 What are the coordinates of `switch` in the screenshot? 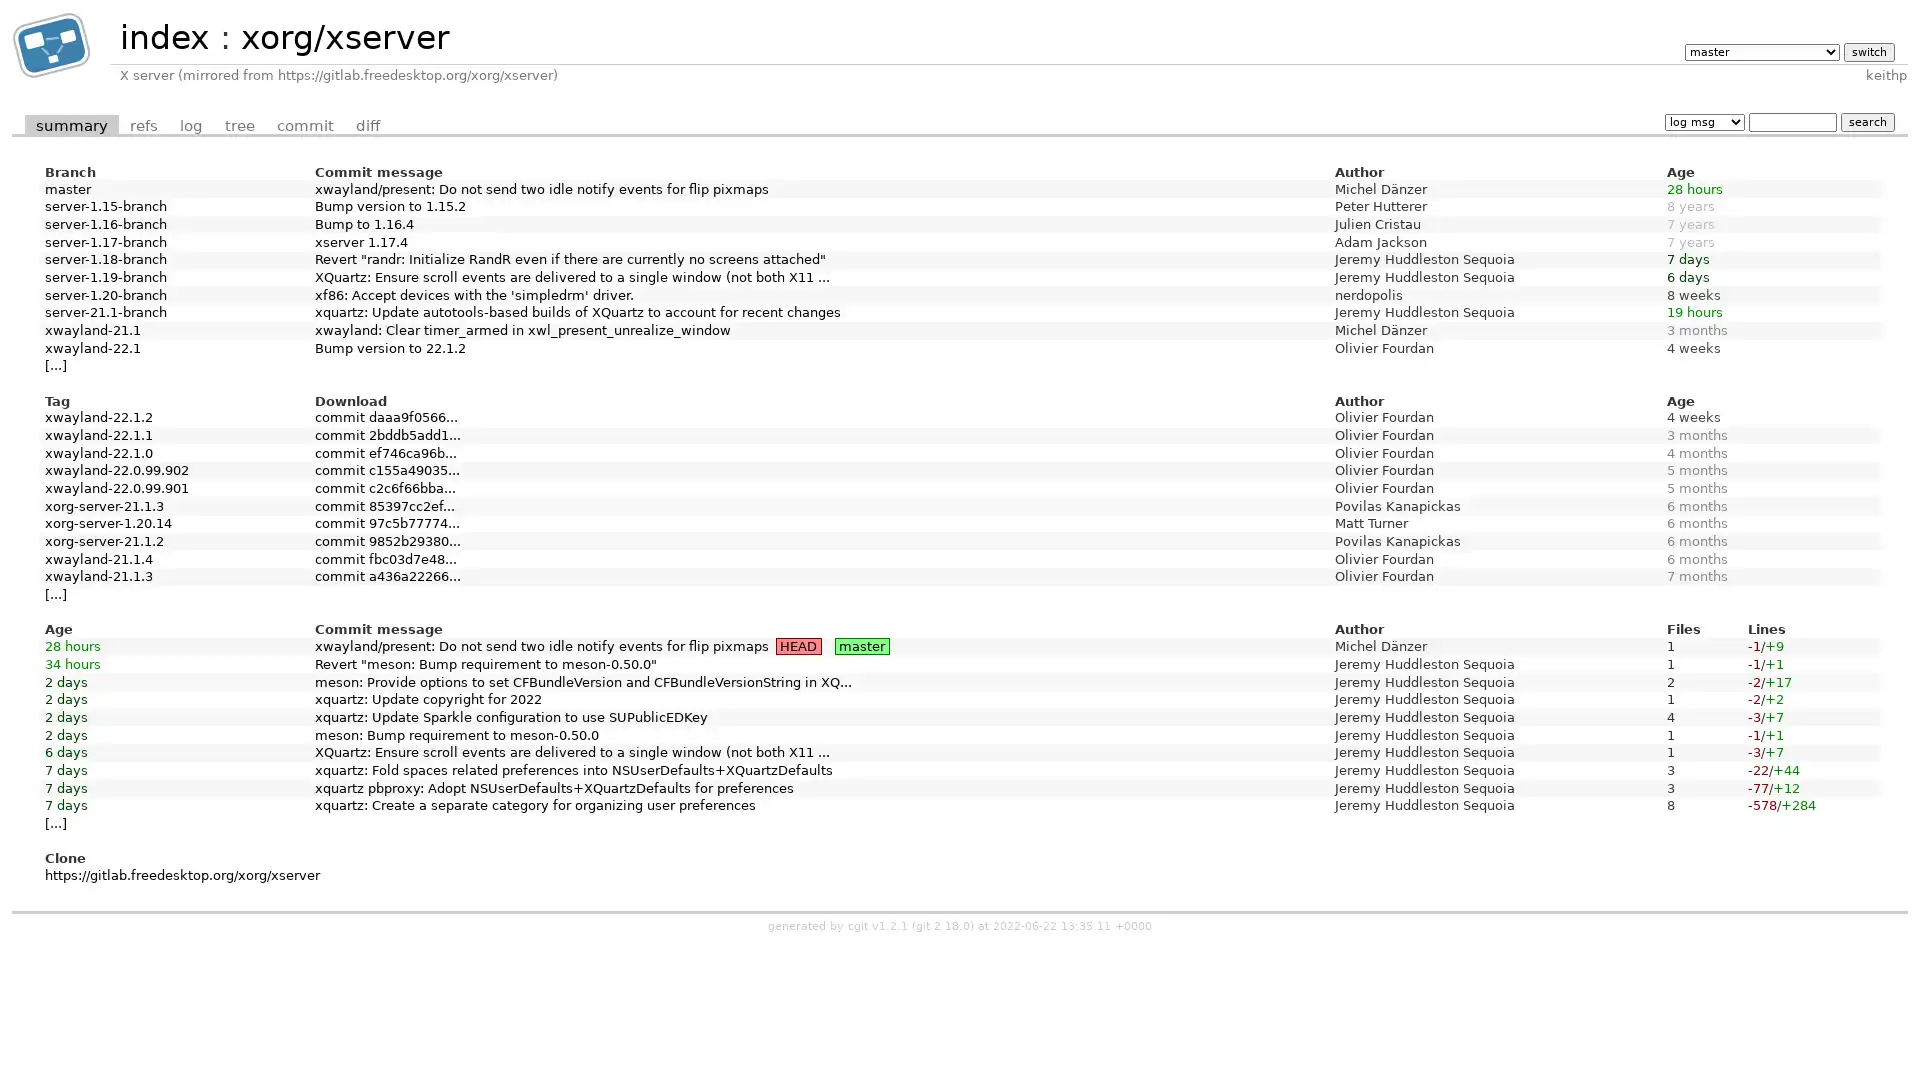 It's located at (1867, 50).